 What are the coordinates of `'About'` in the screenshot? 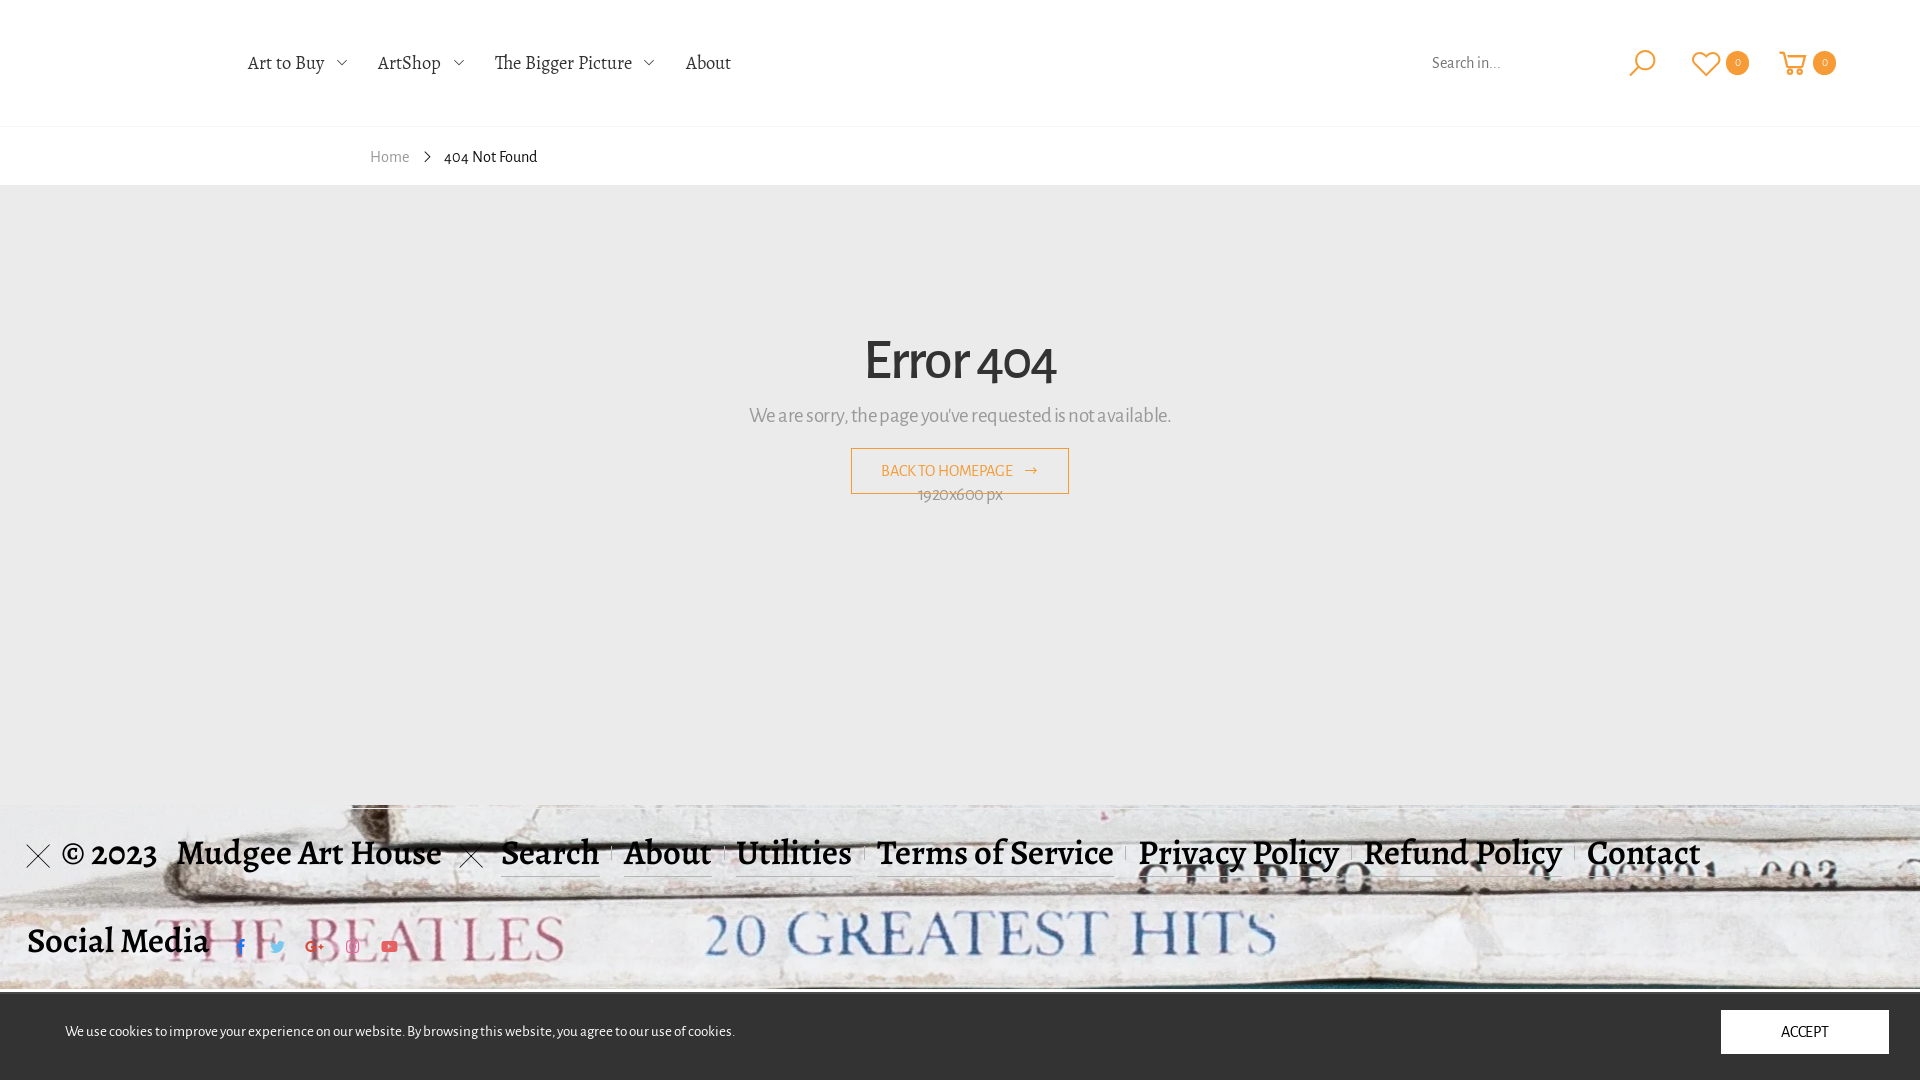 It's located at (623, 852).